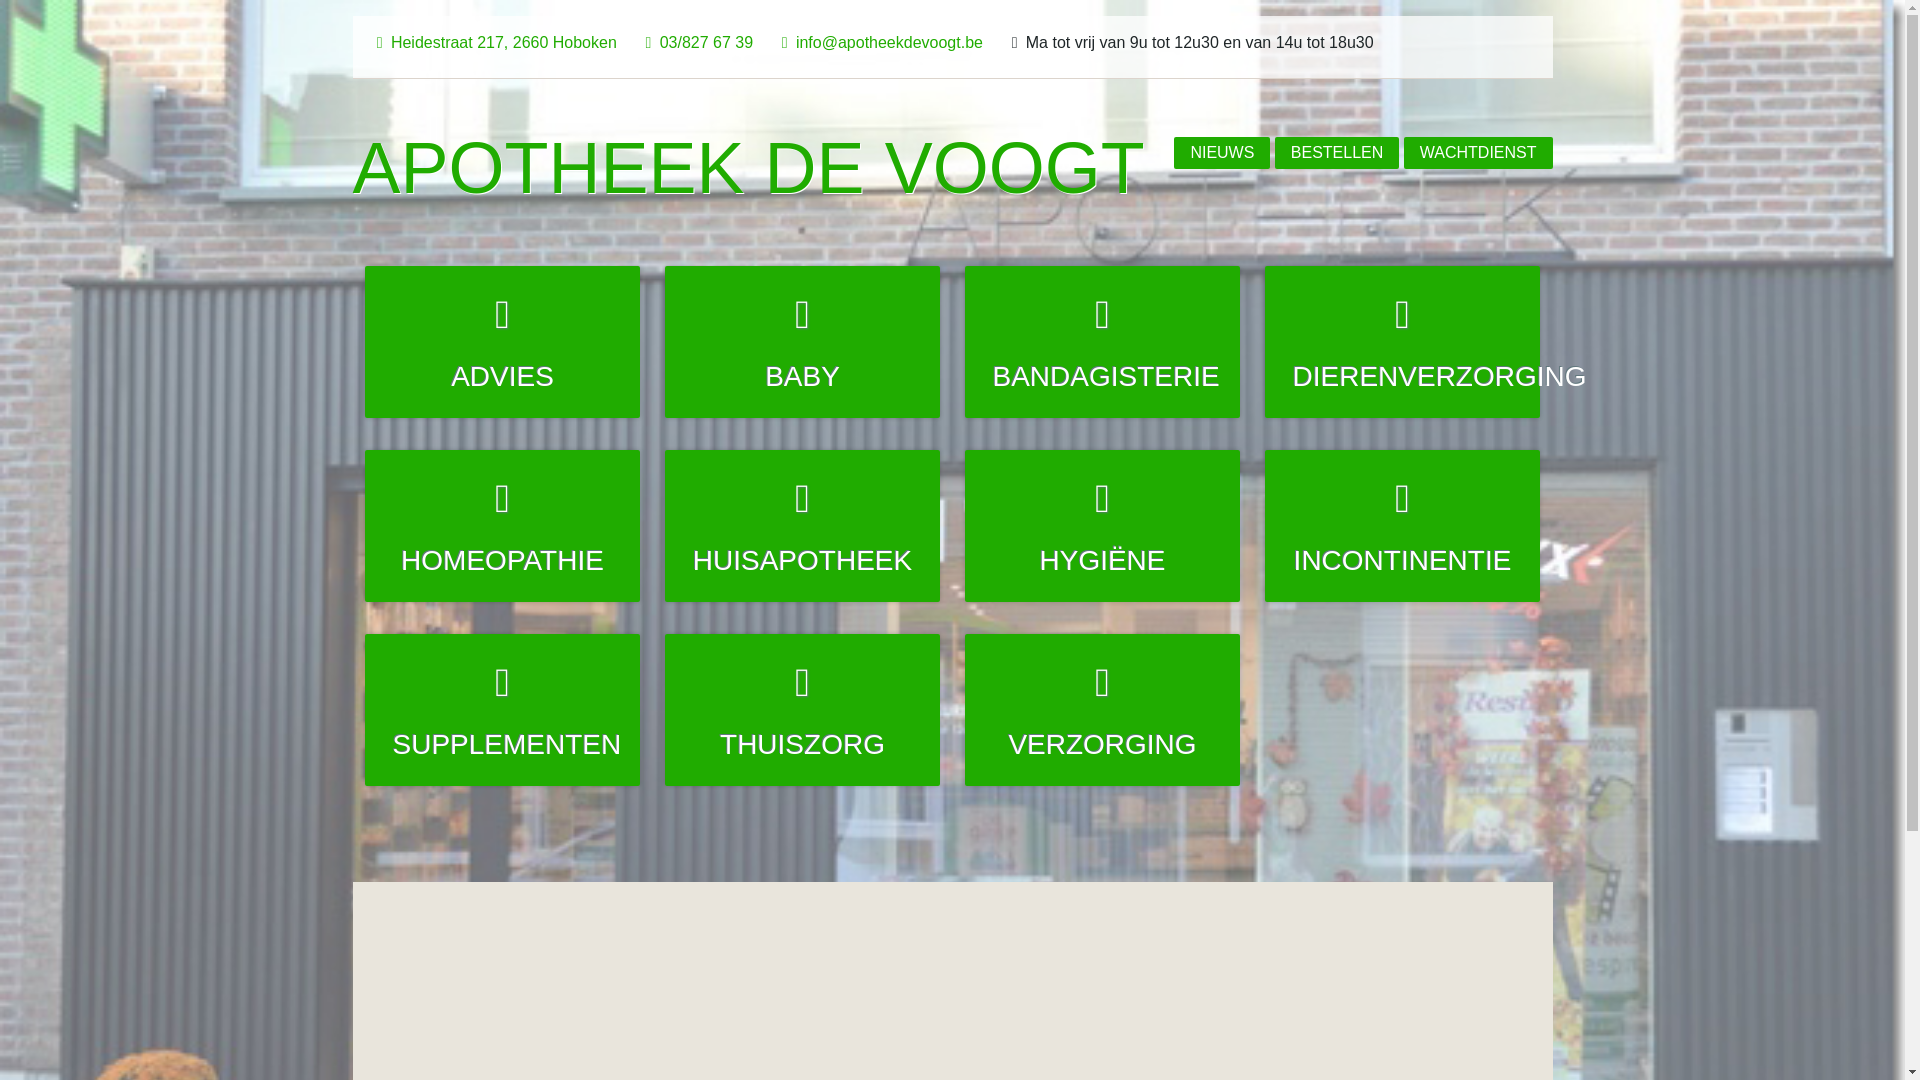  Describe the element at coordinates (665, 524) in the screenshot. I see `'HUISAPOTHEEK'` at that location.